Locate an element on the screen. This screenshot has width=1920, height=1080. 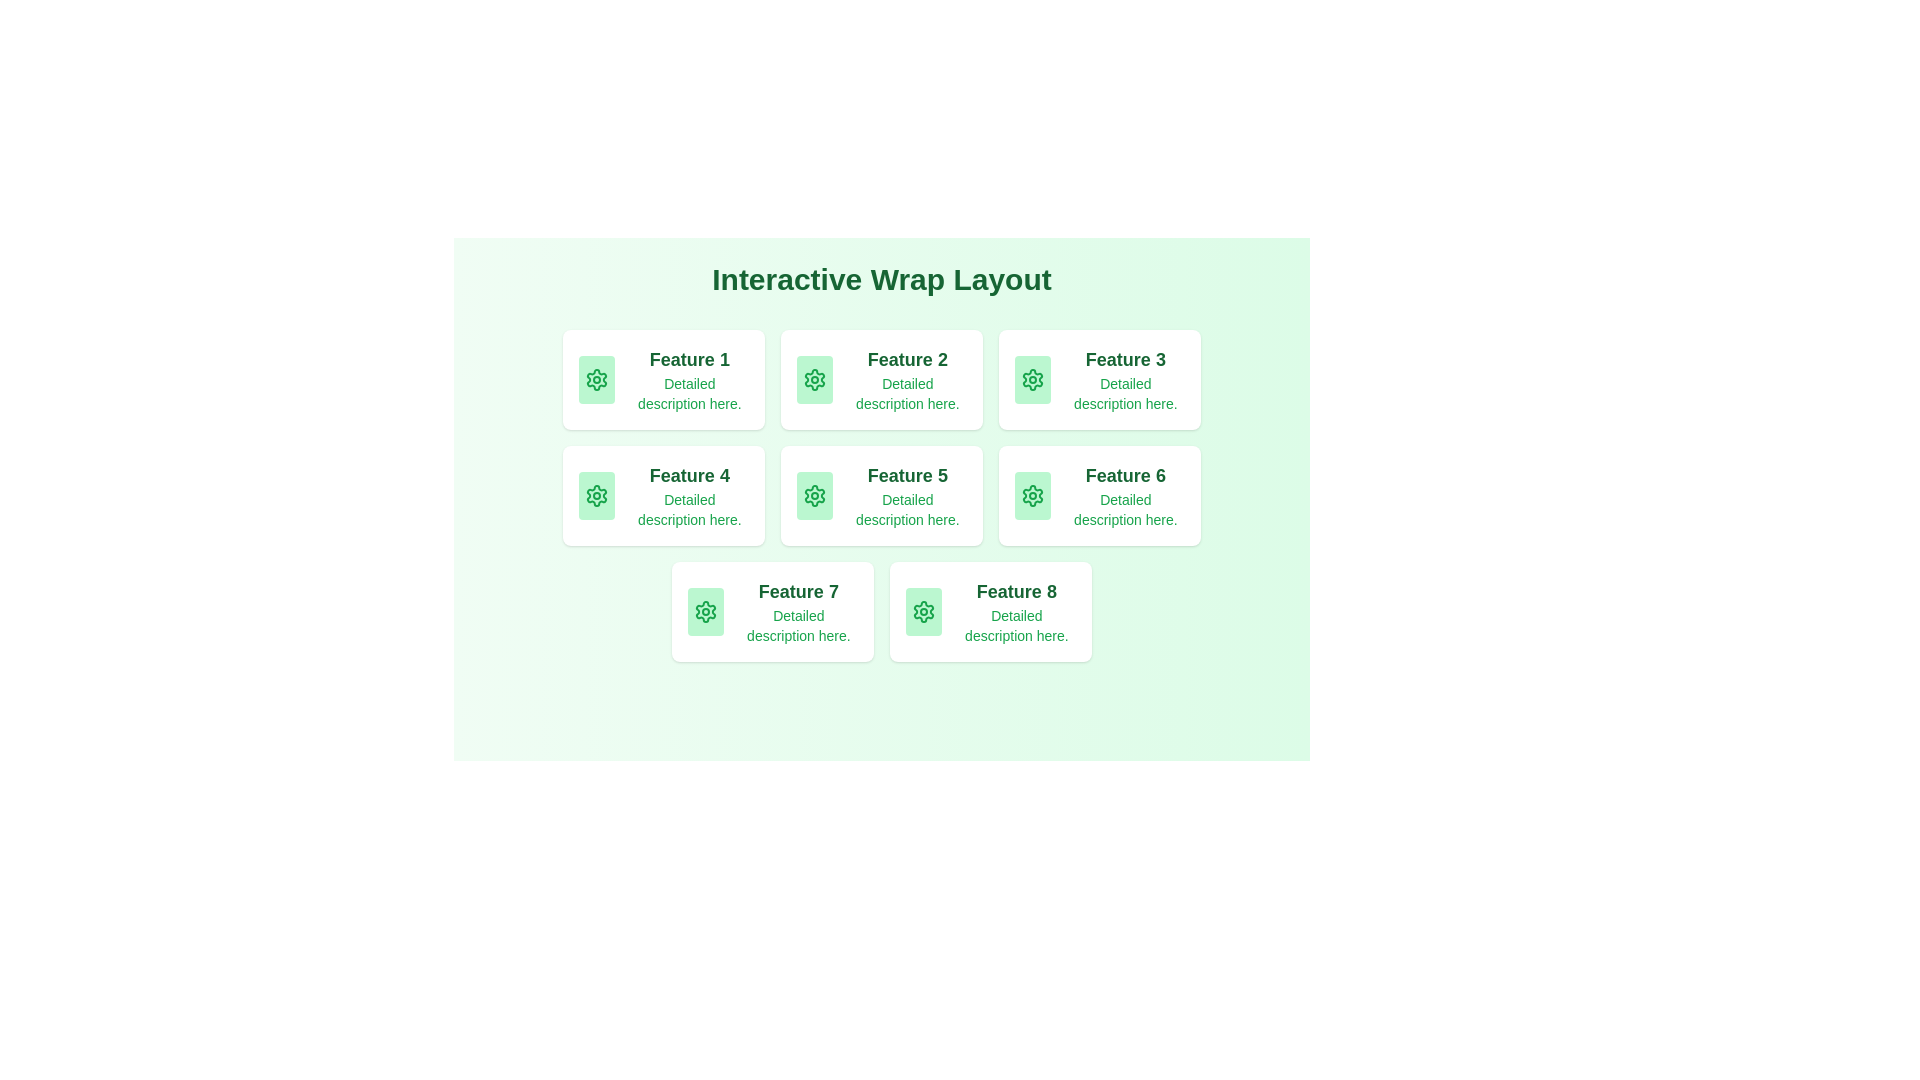
the decorative icon for the 'Feature 3' section, located within the third card of the top row in the grid layout is located at coordinates (1032, 380).